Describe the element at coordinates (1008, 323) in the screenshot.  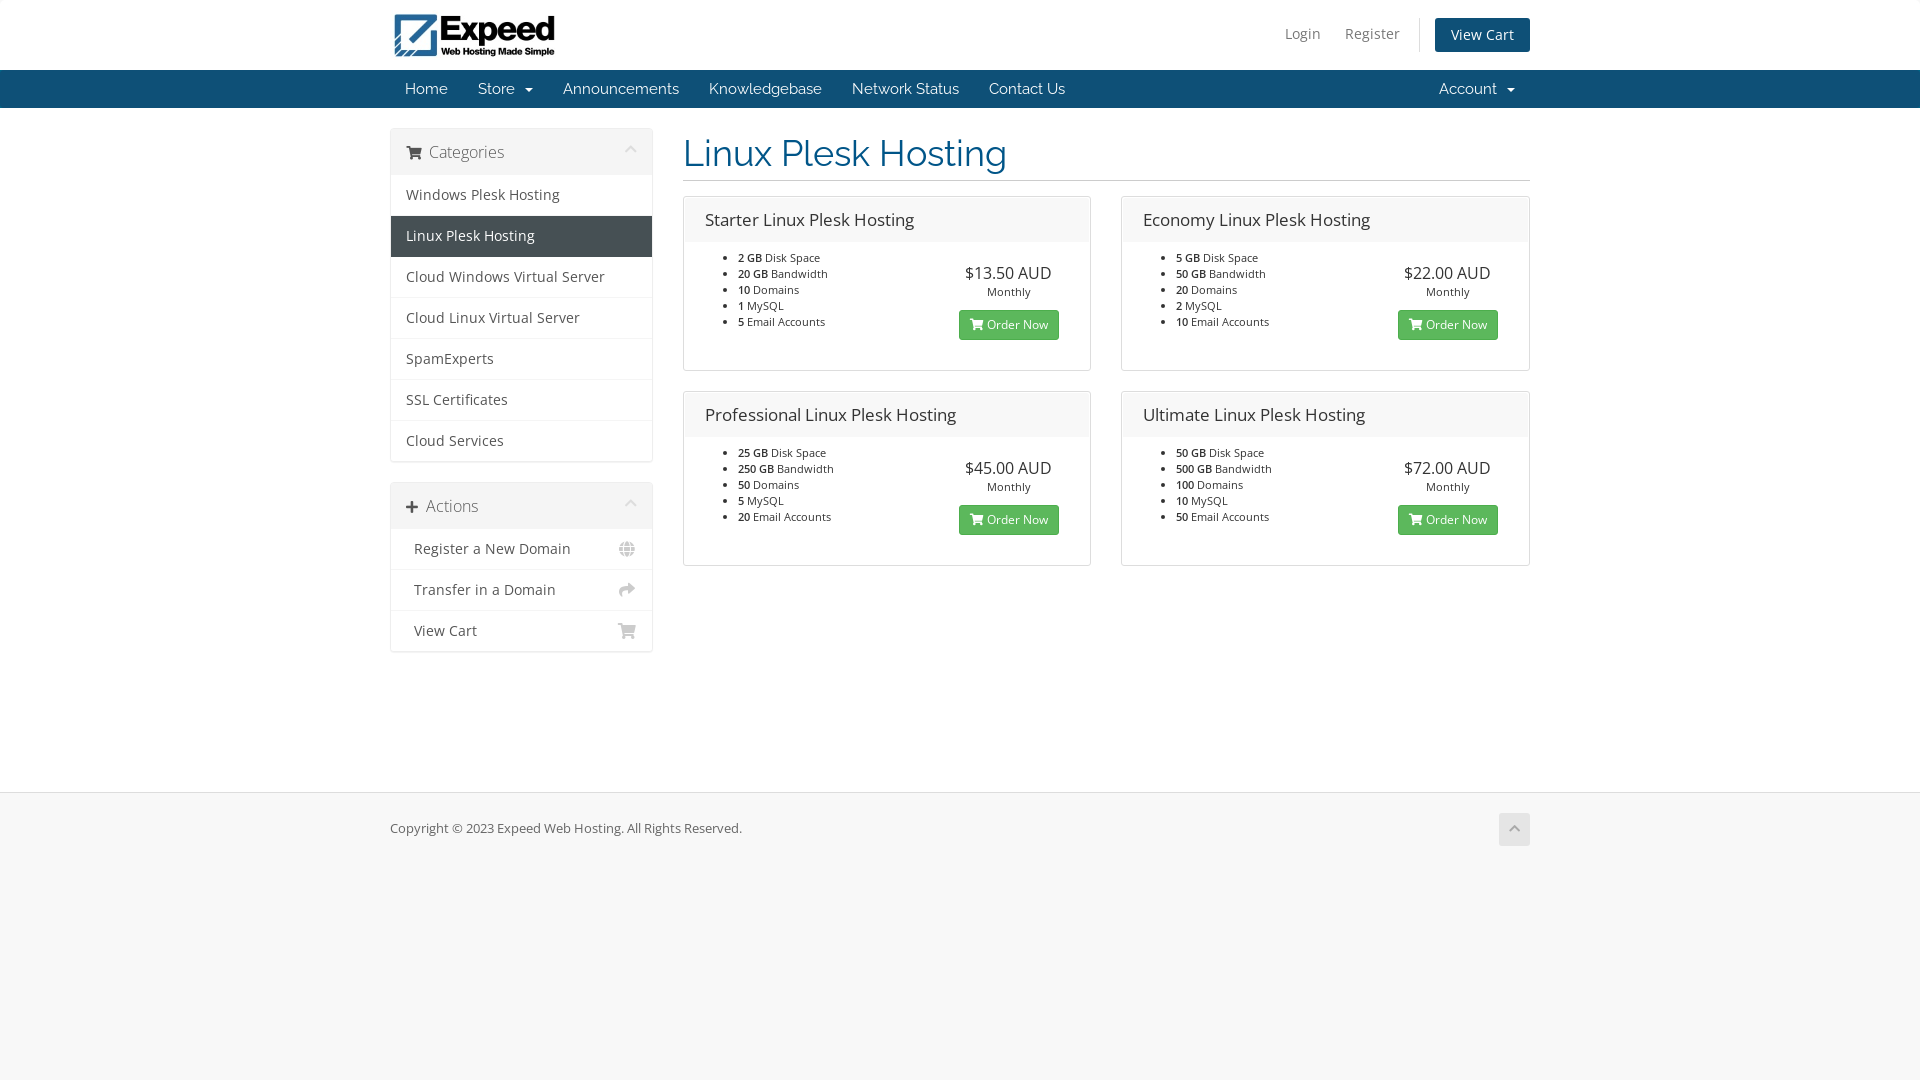
I see `'Order Now'` at that location.